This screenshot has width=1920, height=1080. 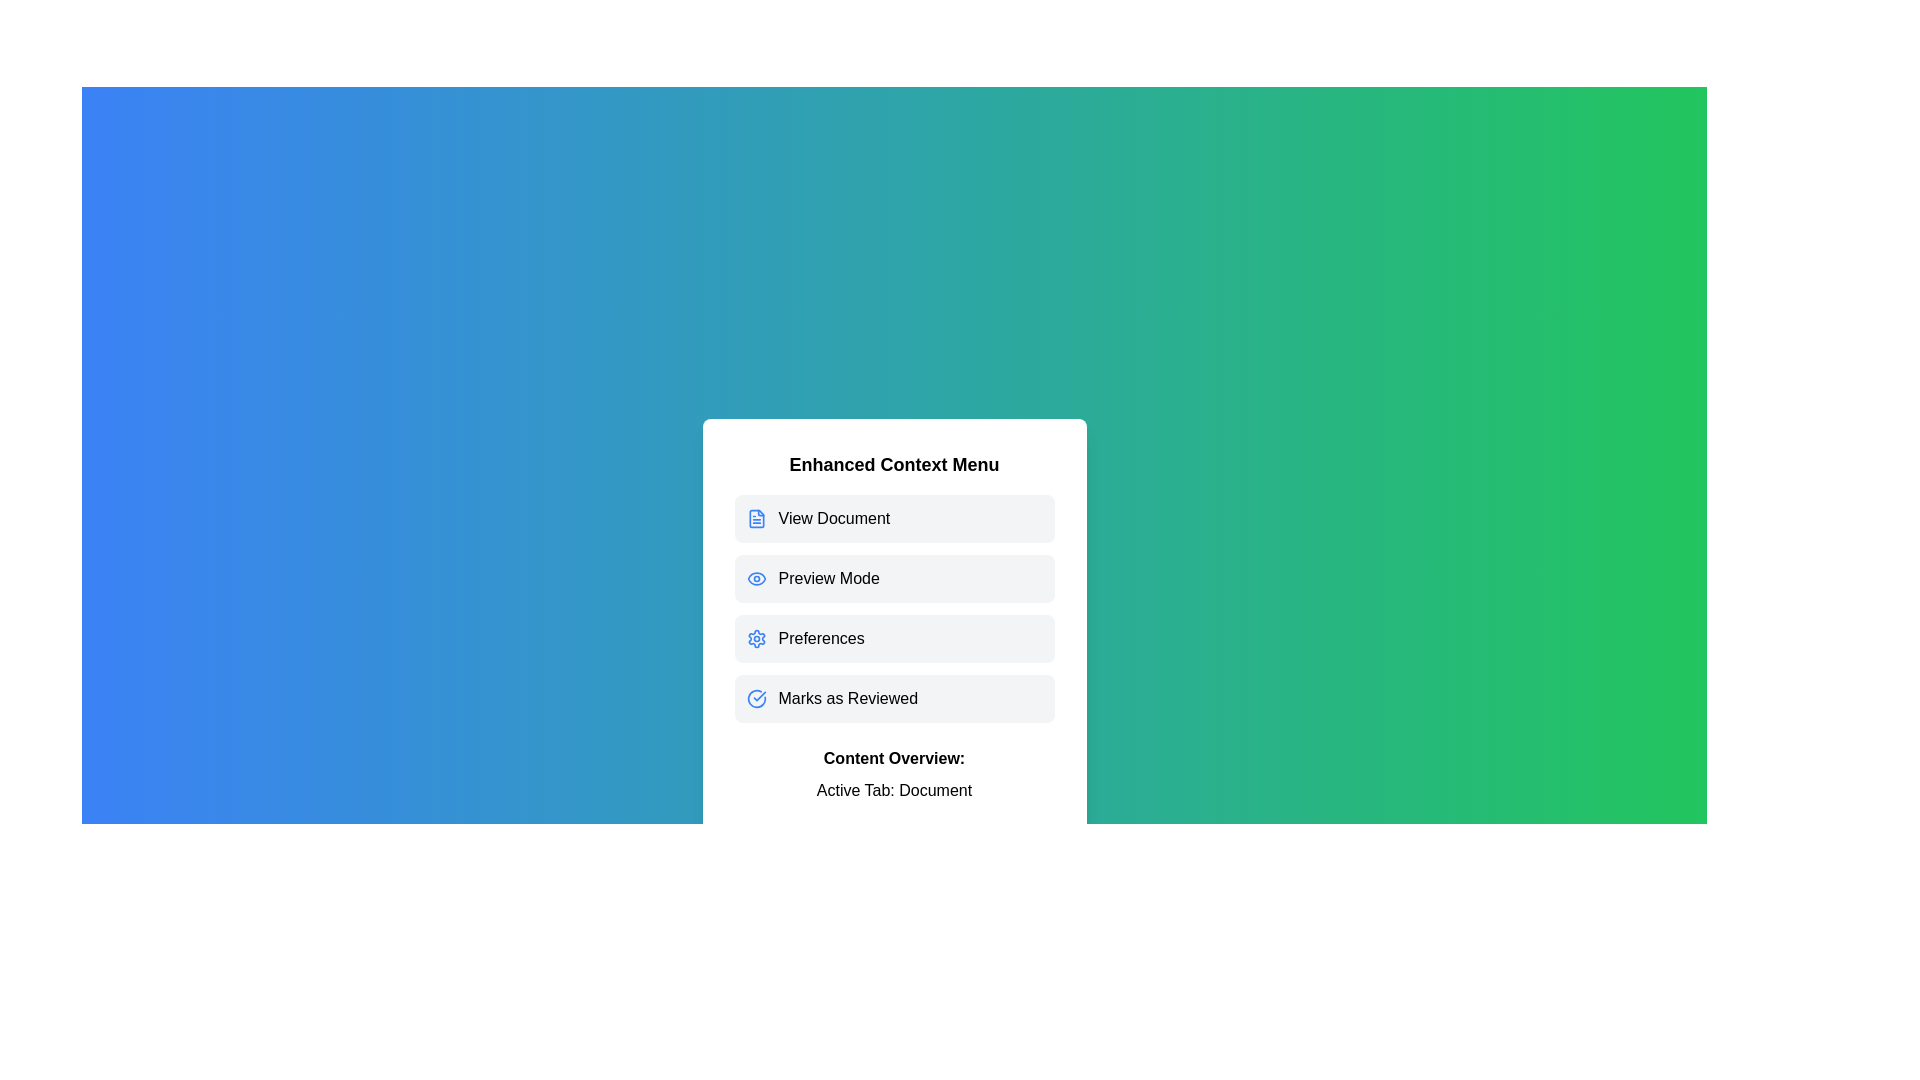 What do you see at coordinates (893, 697) in the screenshot?
I see `the menu option Marks as Reviewed to inspect its associated icon` at bounding box center [893, 697].